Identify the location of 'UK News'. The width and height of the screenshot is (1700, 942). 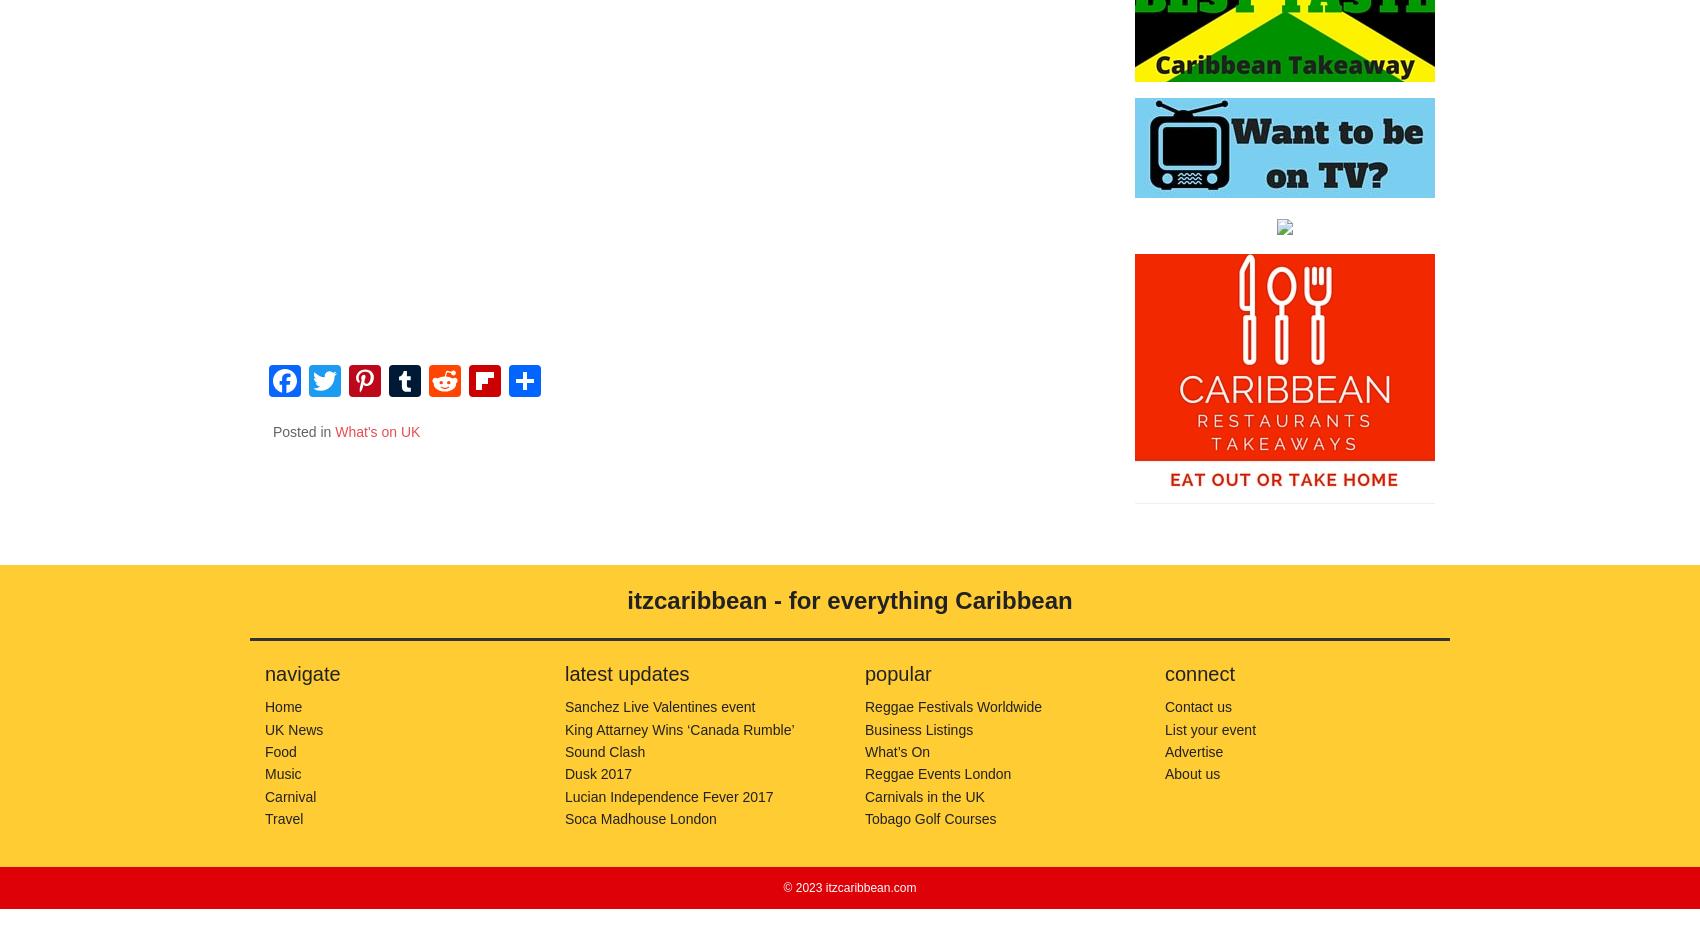
(293, 728).